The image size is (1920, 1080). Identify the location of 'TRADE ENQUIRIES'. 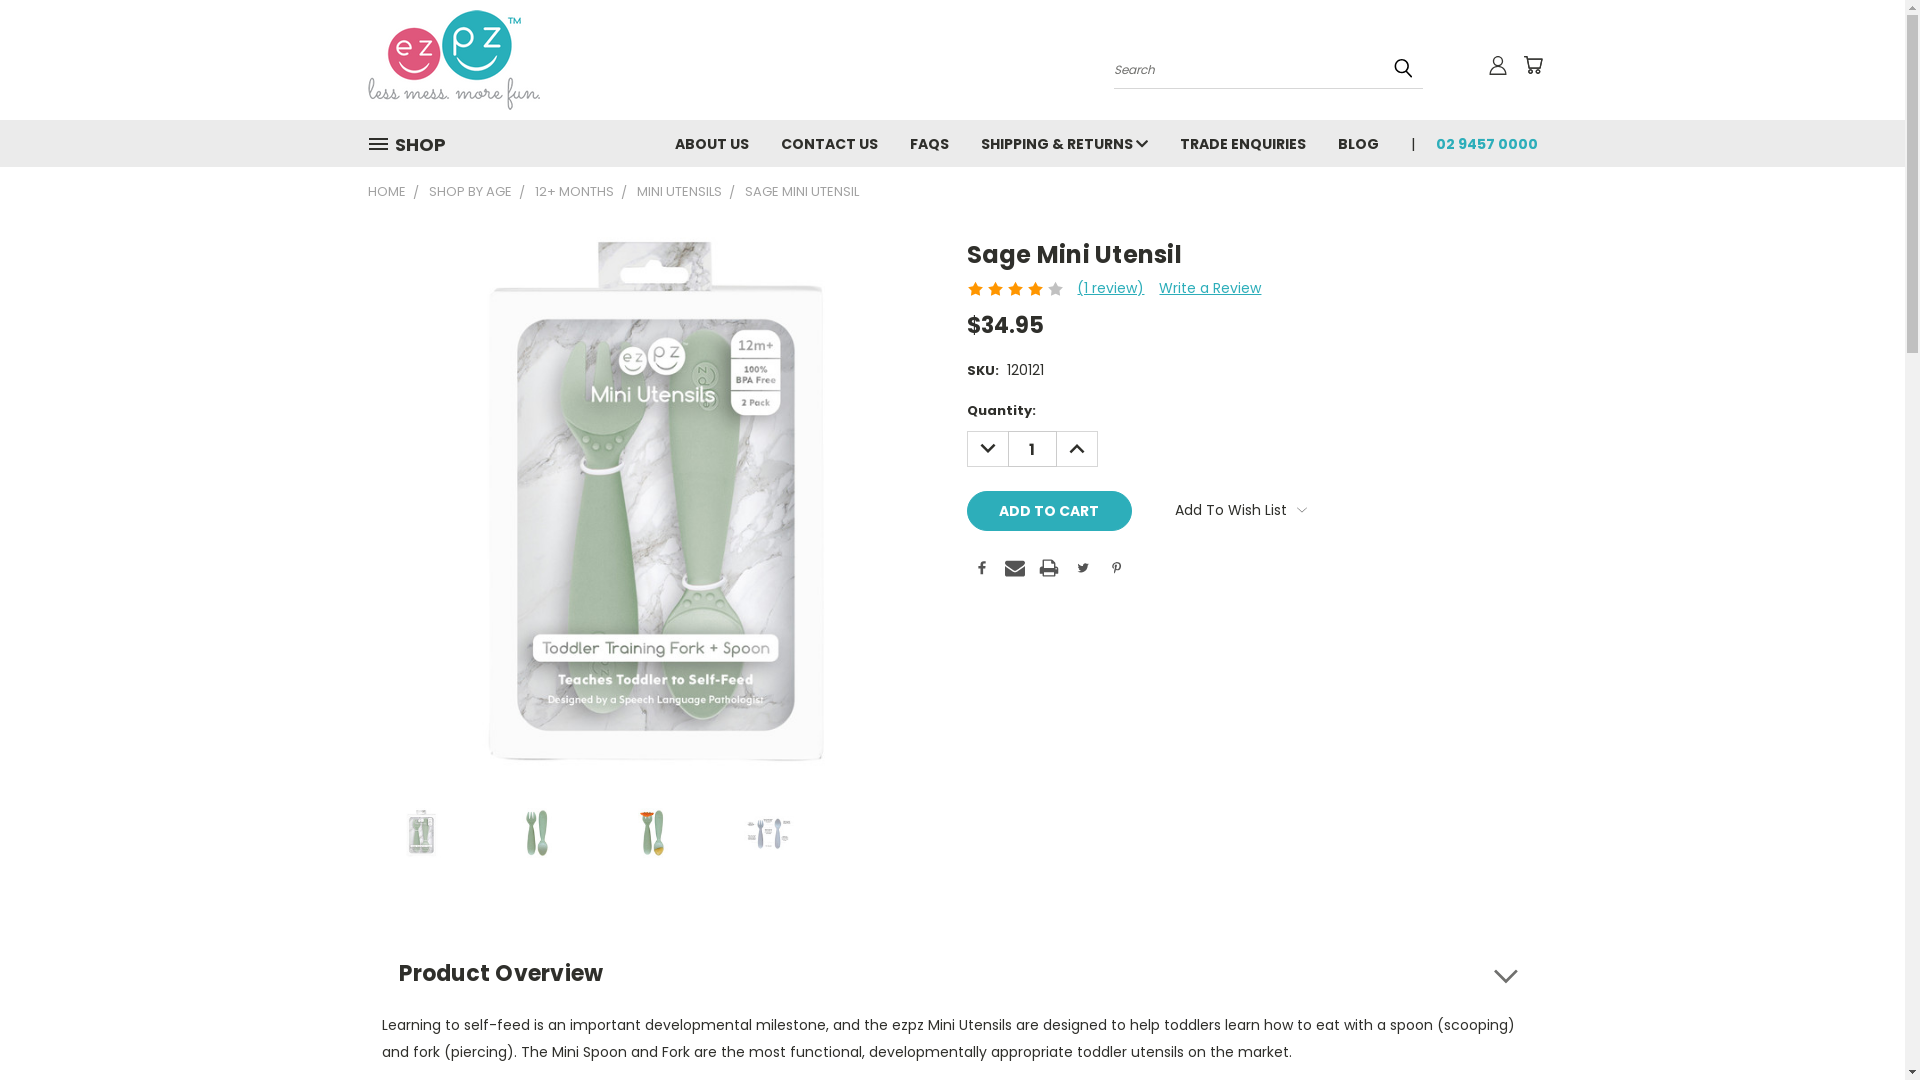
(1242, 141).